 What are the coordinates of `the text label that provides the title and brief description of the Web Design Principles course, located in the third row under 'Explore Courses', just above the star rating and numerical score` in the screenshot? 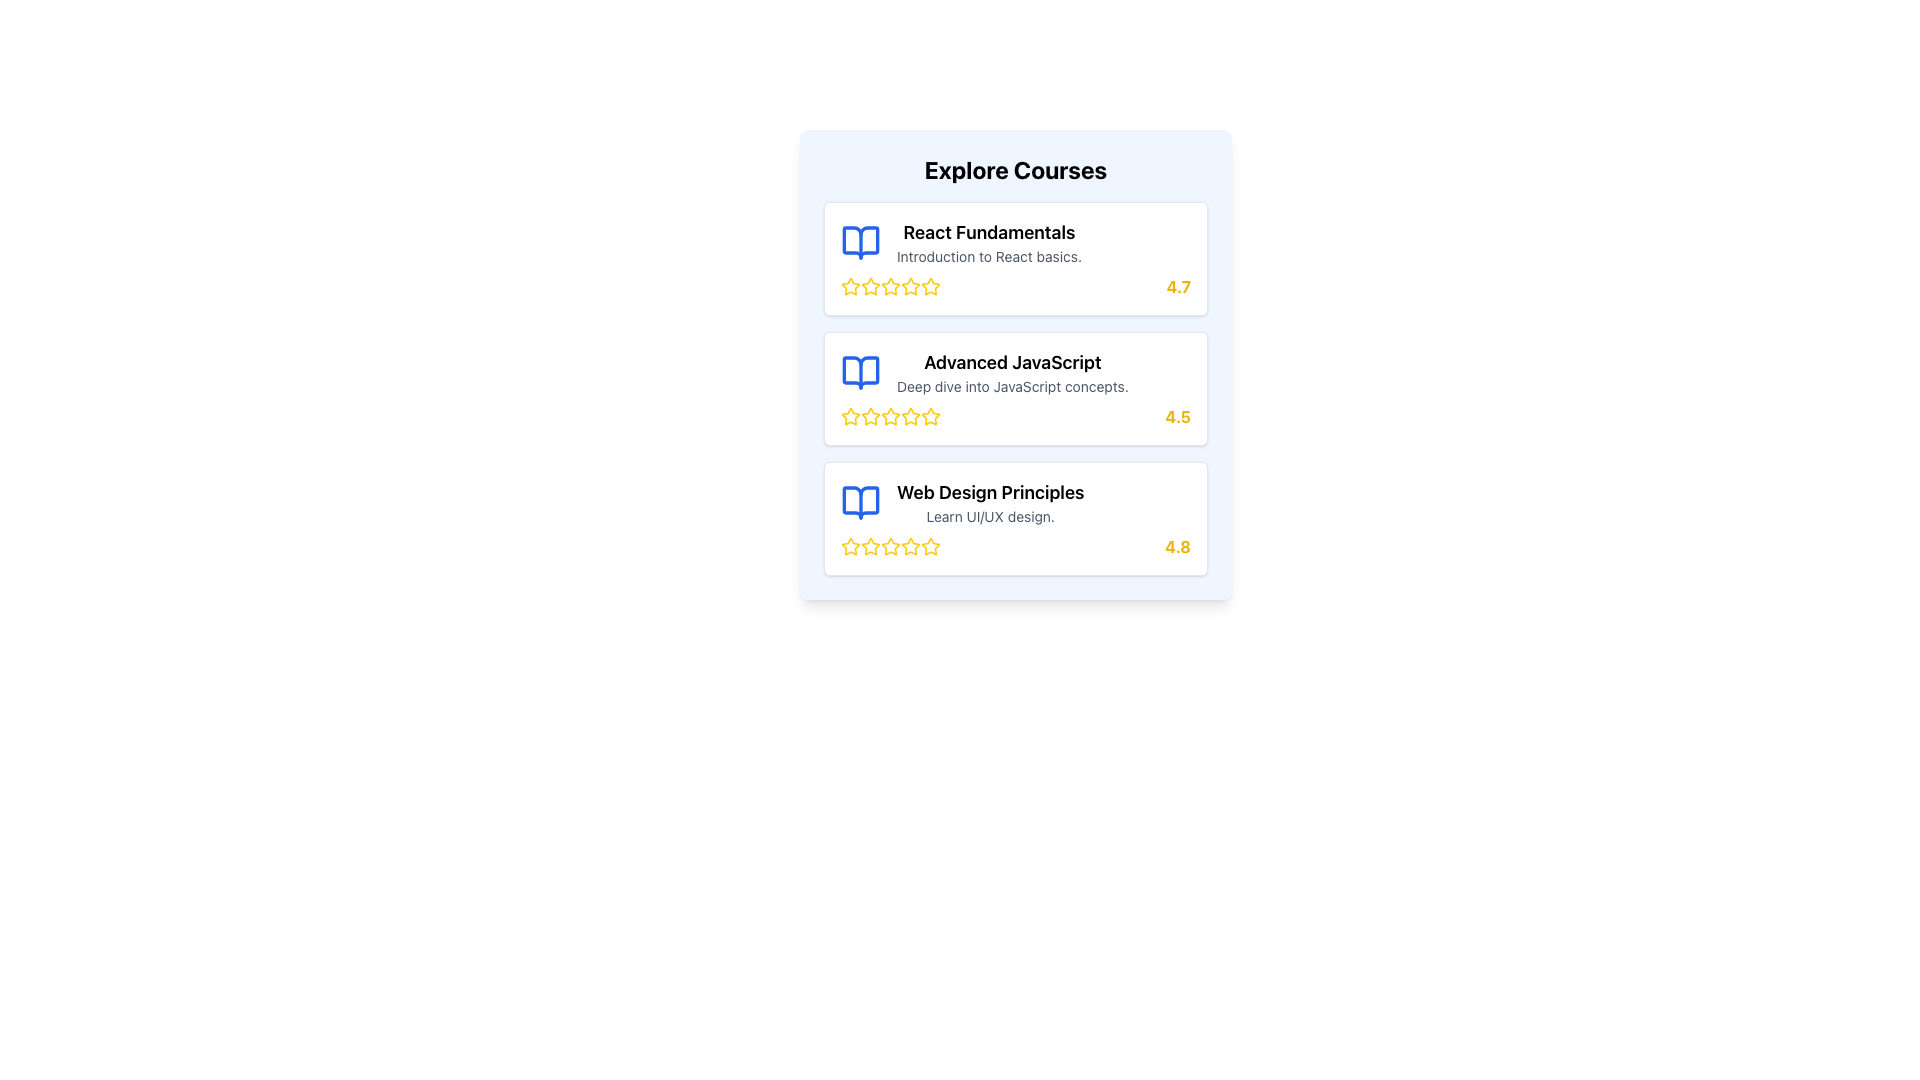 It's located at (990, 501).